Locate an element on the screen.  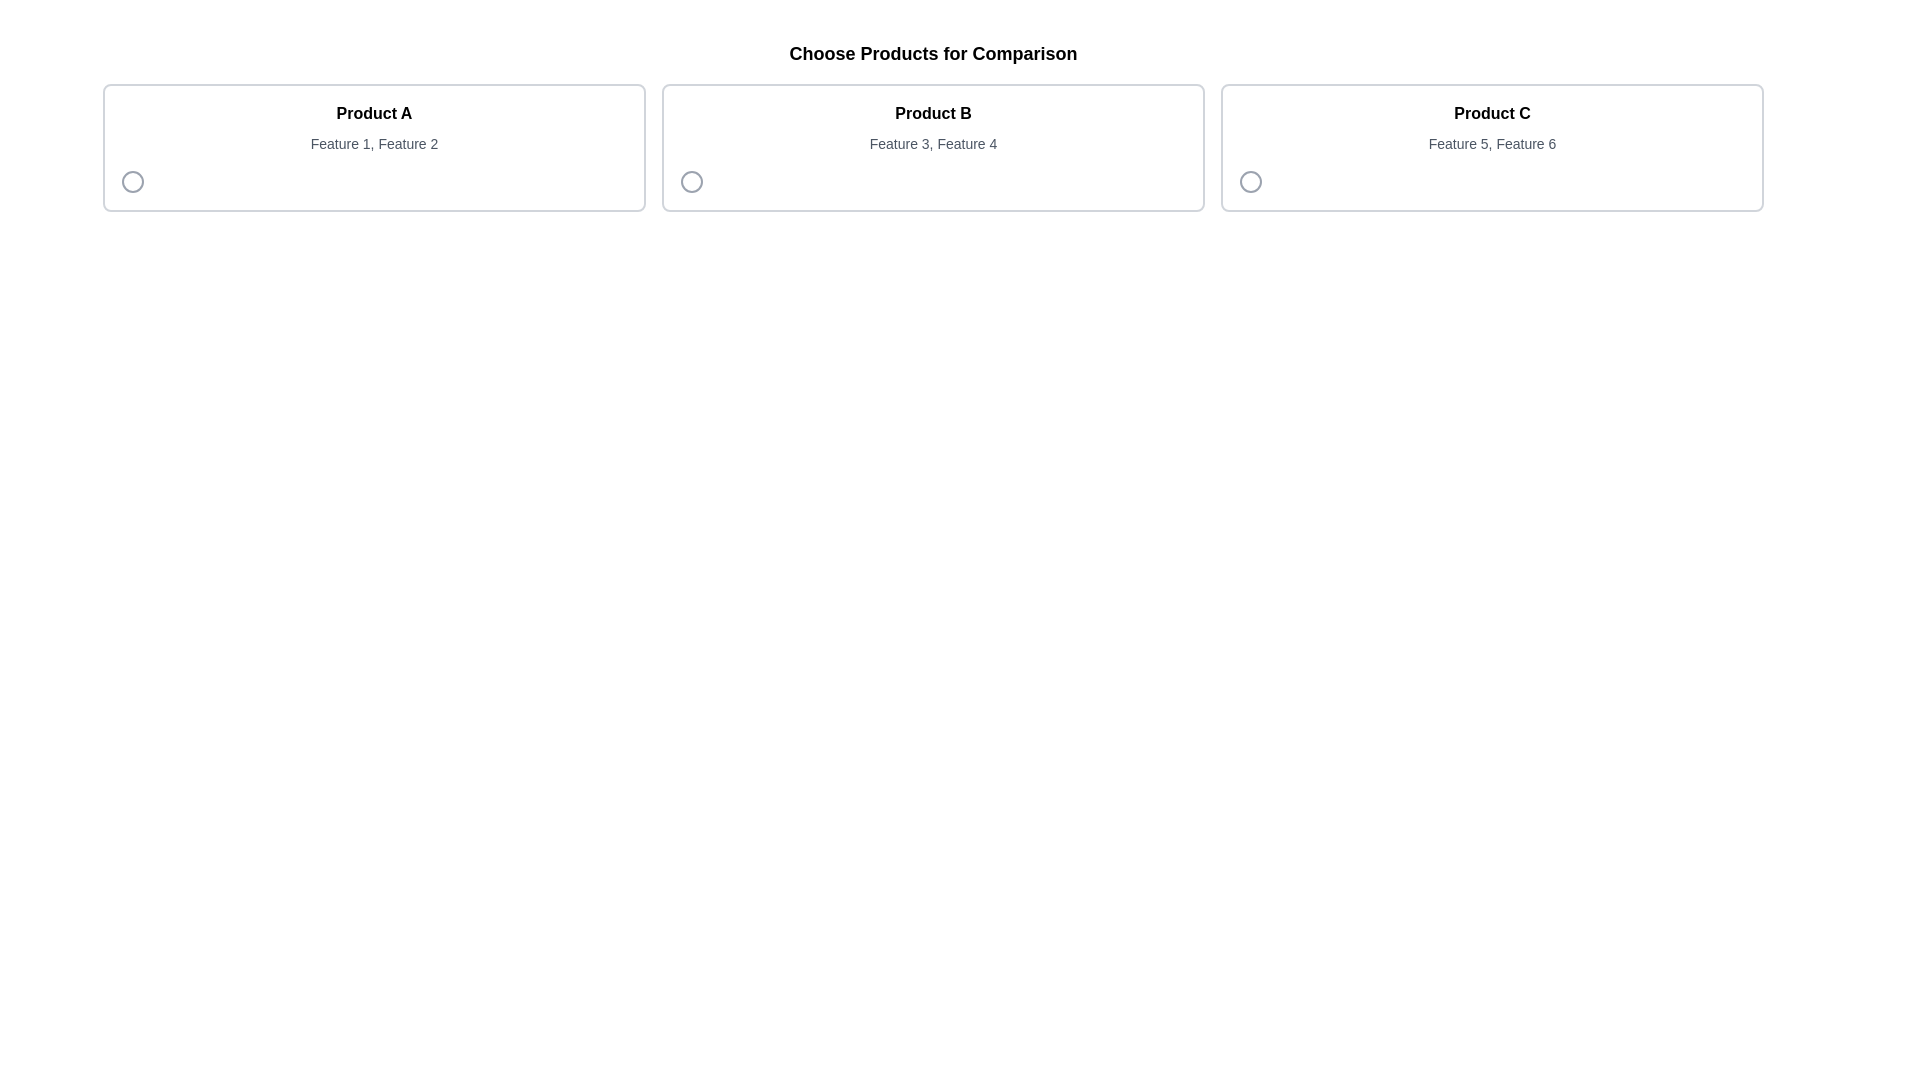
the non-interactive Text Label that provides a summary of 'Product A', located beneath the 'Product A' title in the leftmost product card is located at coordinates (374, 142).